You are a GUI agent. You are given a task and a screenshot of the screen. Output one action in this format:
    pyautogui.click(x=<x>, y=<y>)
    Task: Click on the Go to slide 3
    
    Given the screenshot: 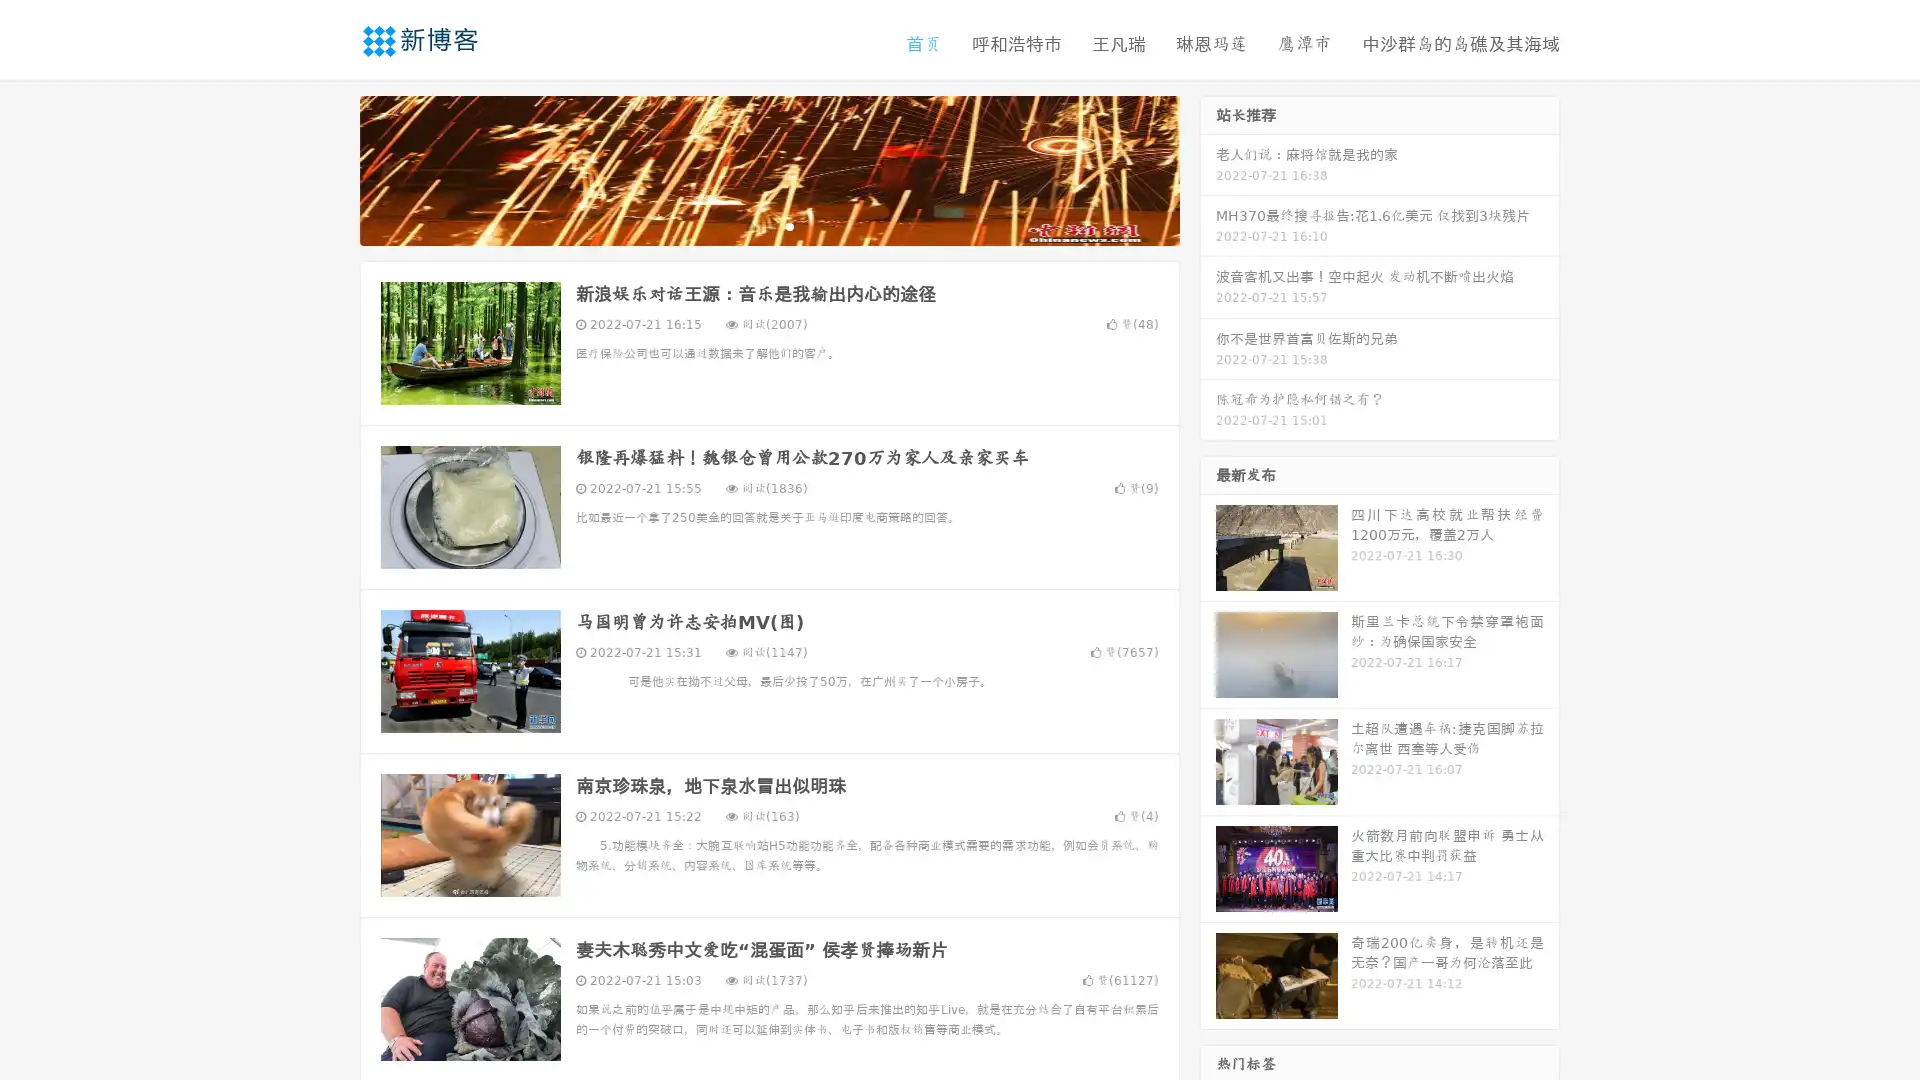 What is the action you would take?
    pyautogui.click(x=789, y=225)
    